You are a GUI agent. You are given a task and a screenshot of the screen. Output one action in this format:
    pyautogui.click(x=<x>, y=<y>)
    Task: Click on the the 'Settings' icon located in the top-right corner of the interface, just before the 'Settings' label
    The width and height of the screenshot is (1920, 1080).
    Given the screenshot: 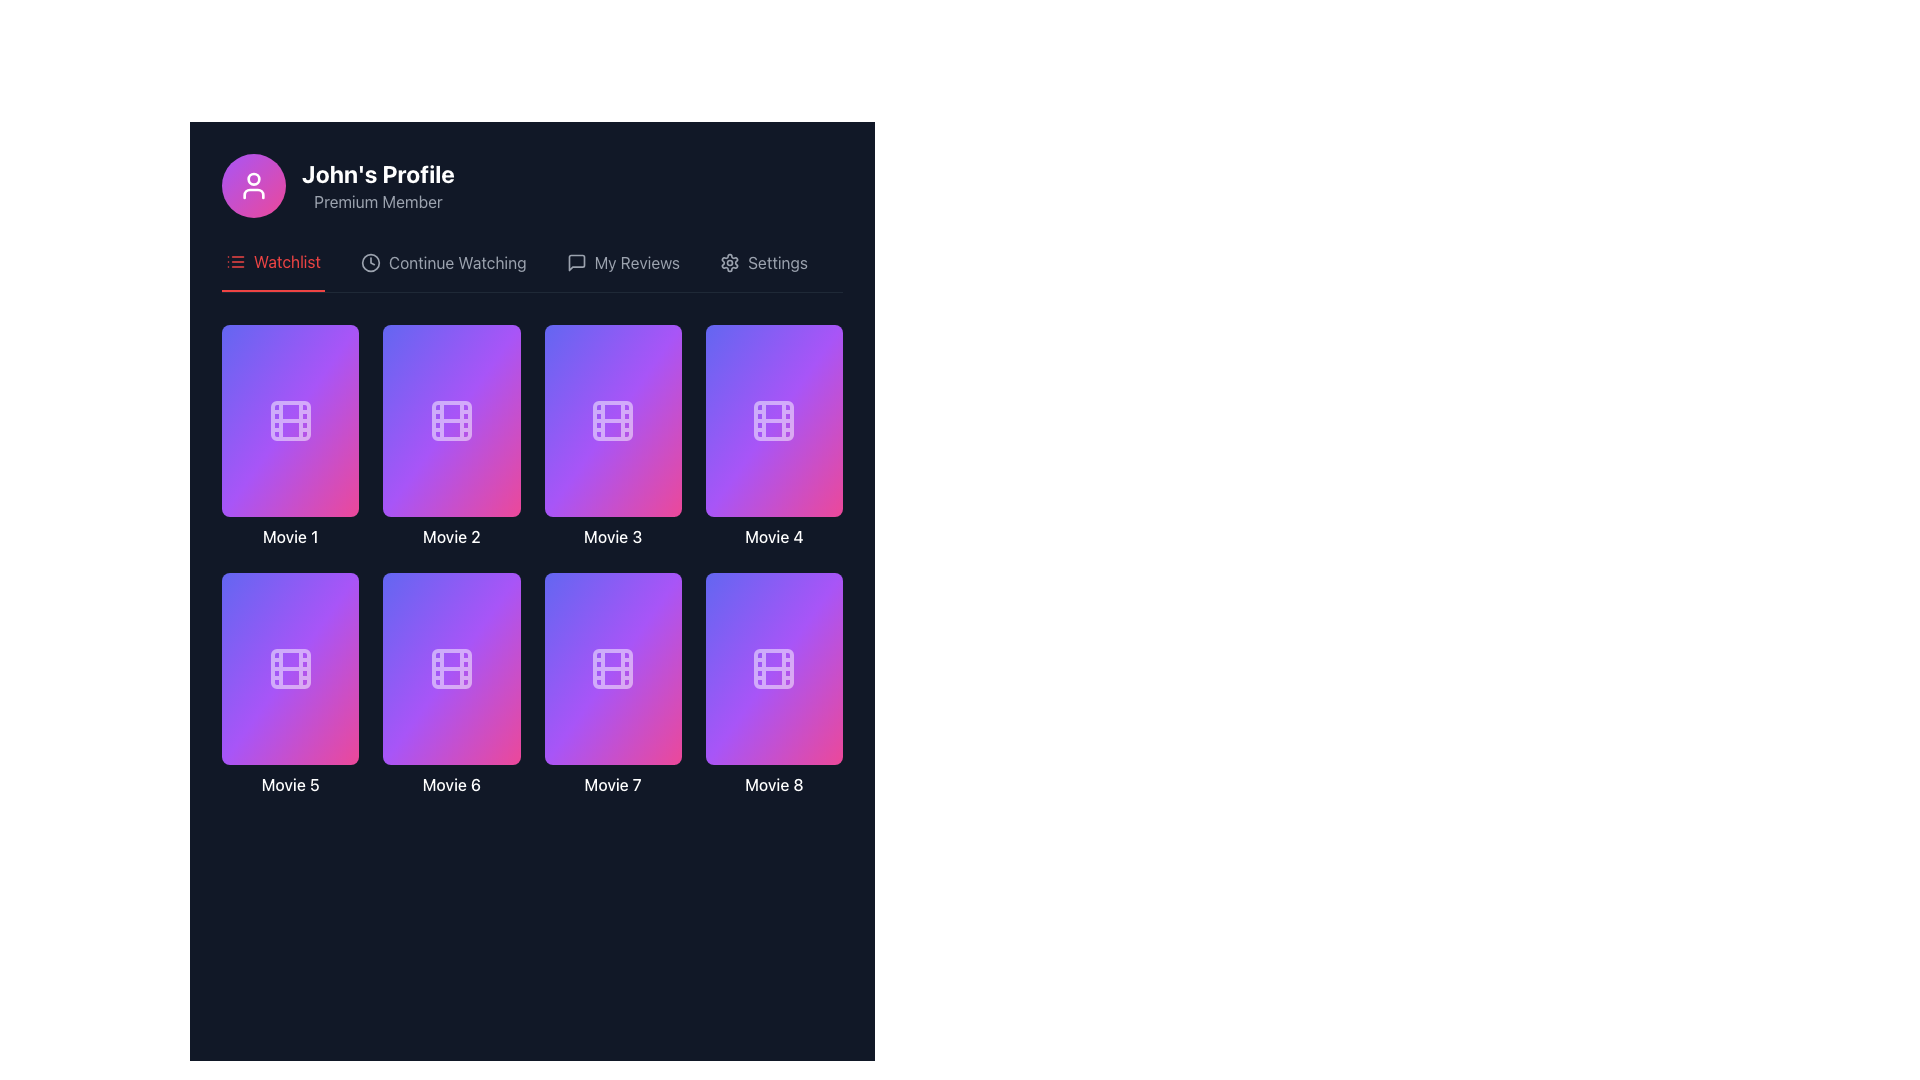 What is the action you would take?
    pyautogui.click(x=729, y=261)
    